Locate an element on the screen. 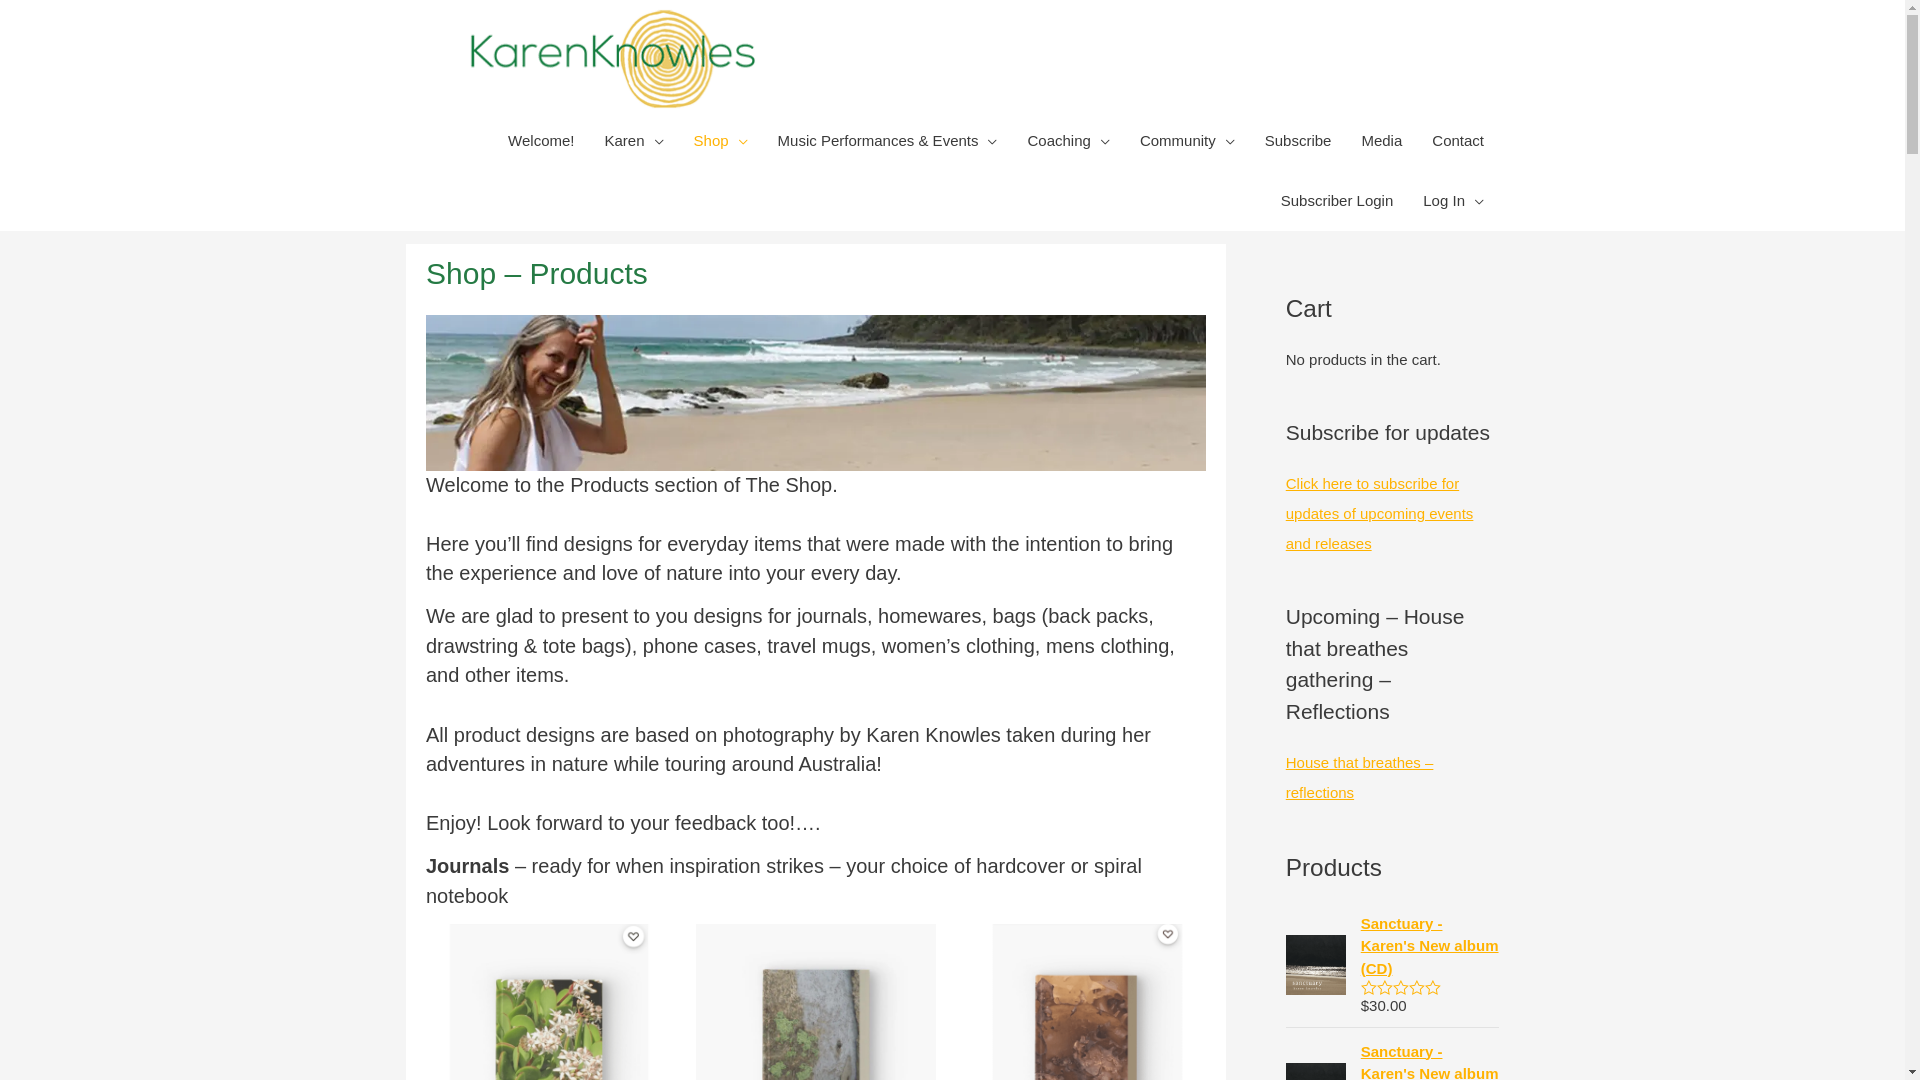 Image resolution: width=1920 pixels, height=1080 pixels. 'Community' is located at coordinates (1124, 140).